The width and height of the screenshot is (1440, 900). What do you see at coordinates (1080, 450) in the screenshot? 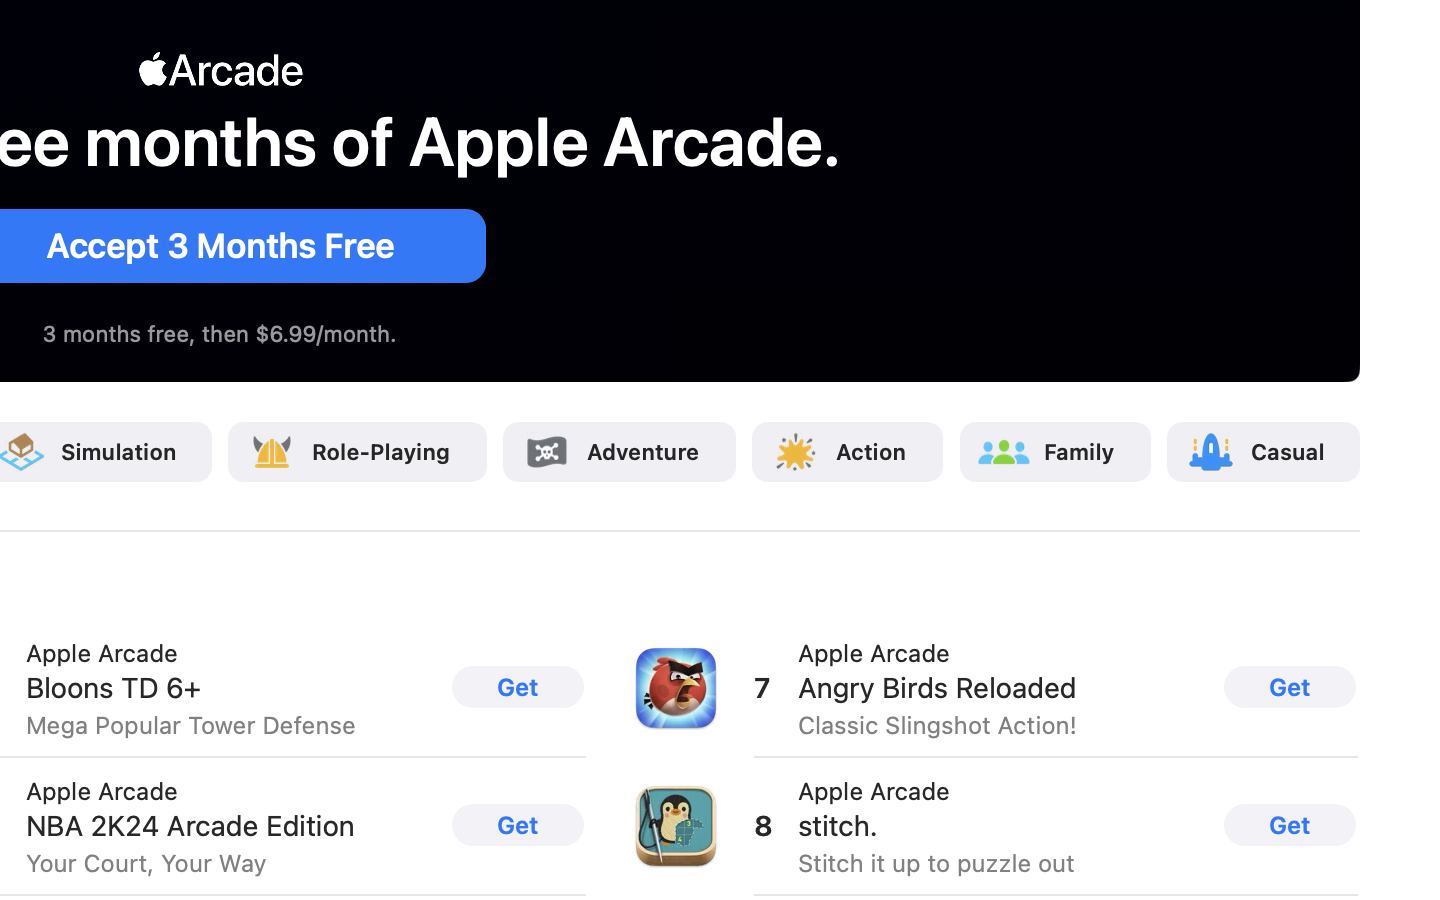
I see `'Family'` at bounding box center [1080, 450].